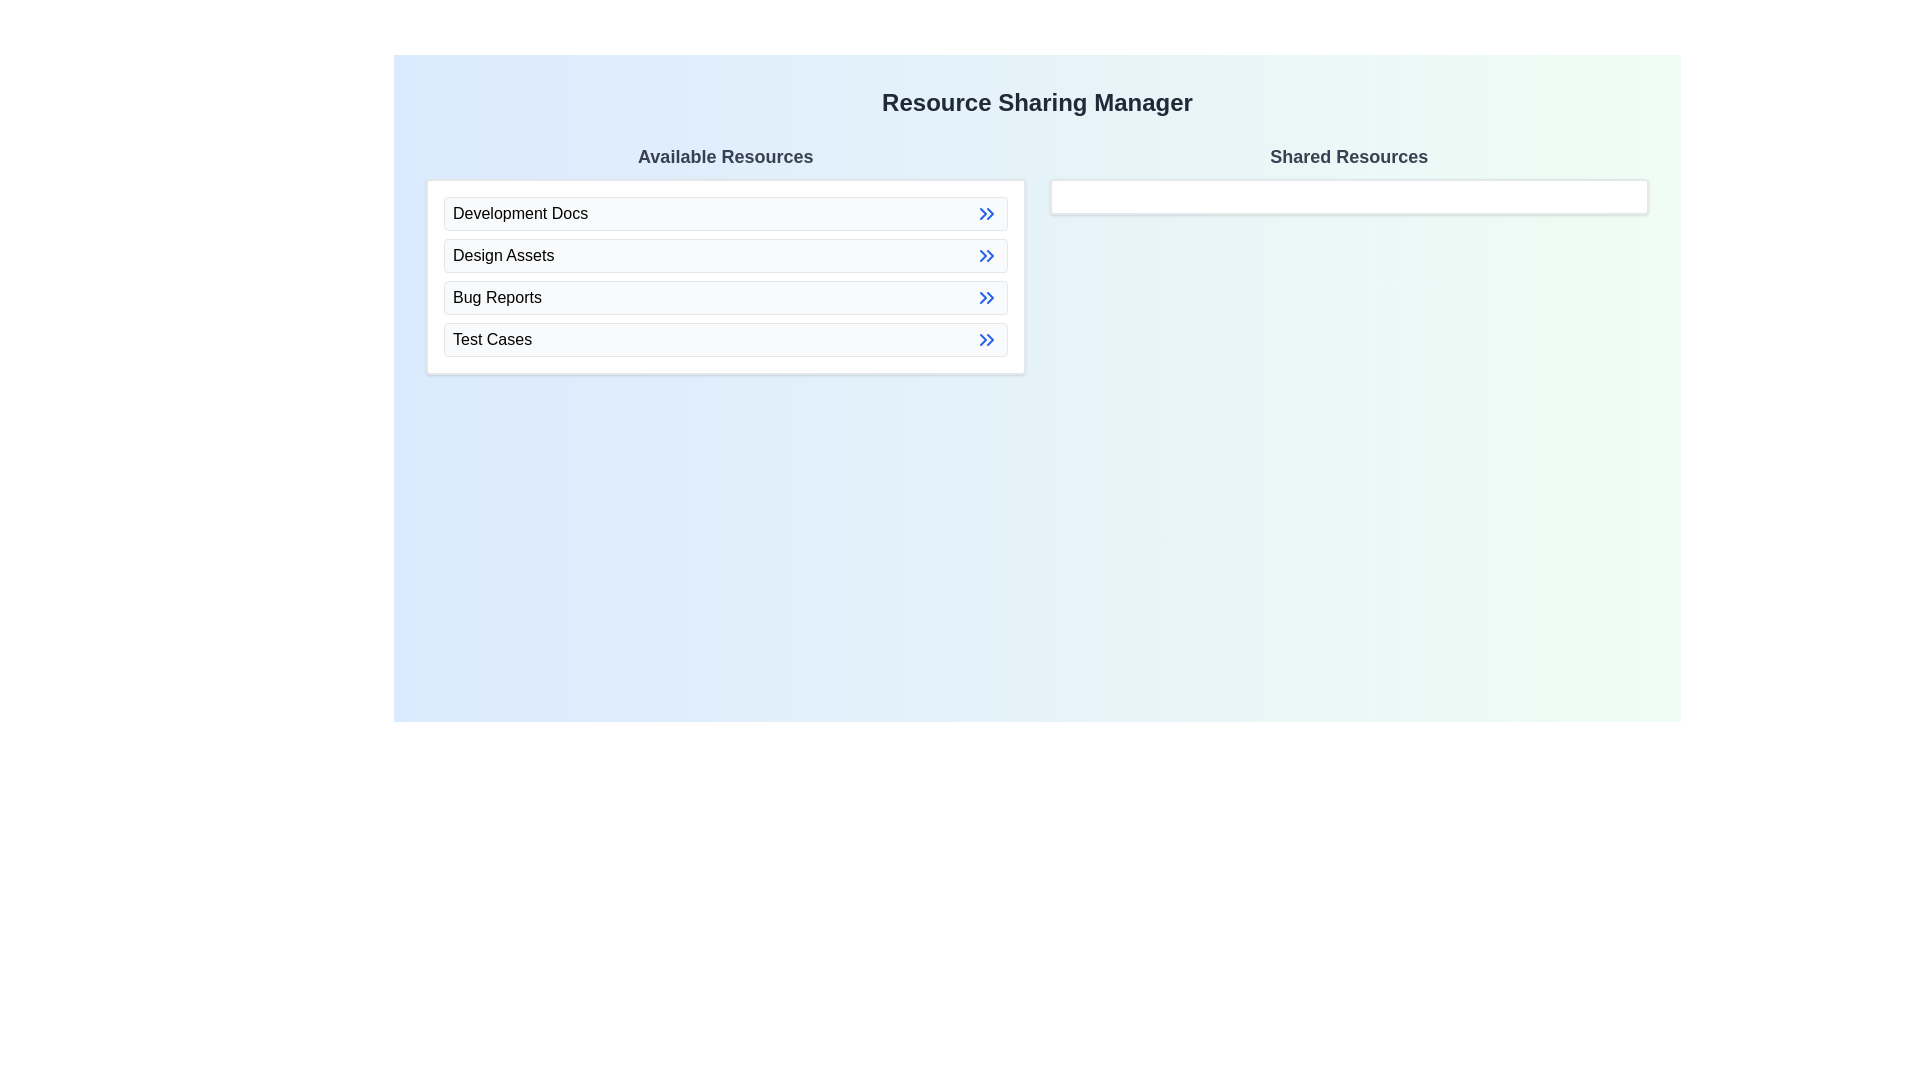  I want to click on transfer button next to the resource Bug Reports to move it to 'Shared Resources', so click(986, 297).